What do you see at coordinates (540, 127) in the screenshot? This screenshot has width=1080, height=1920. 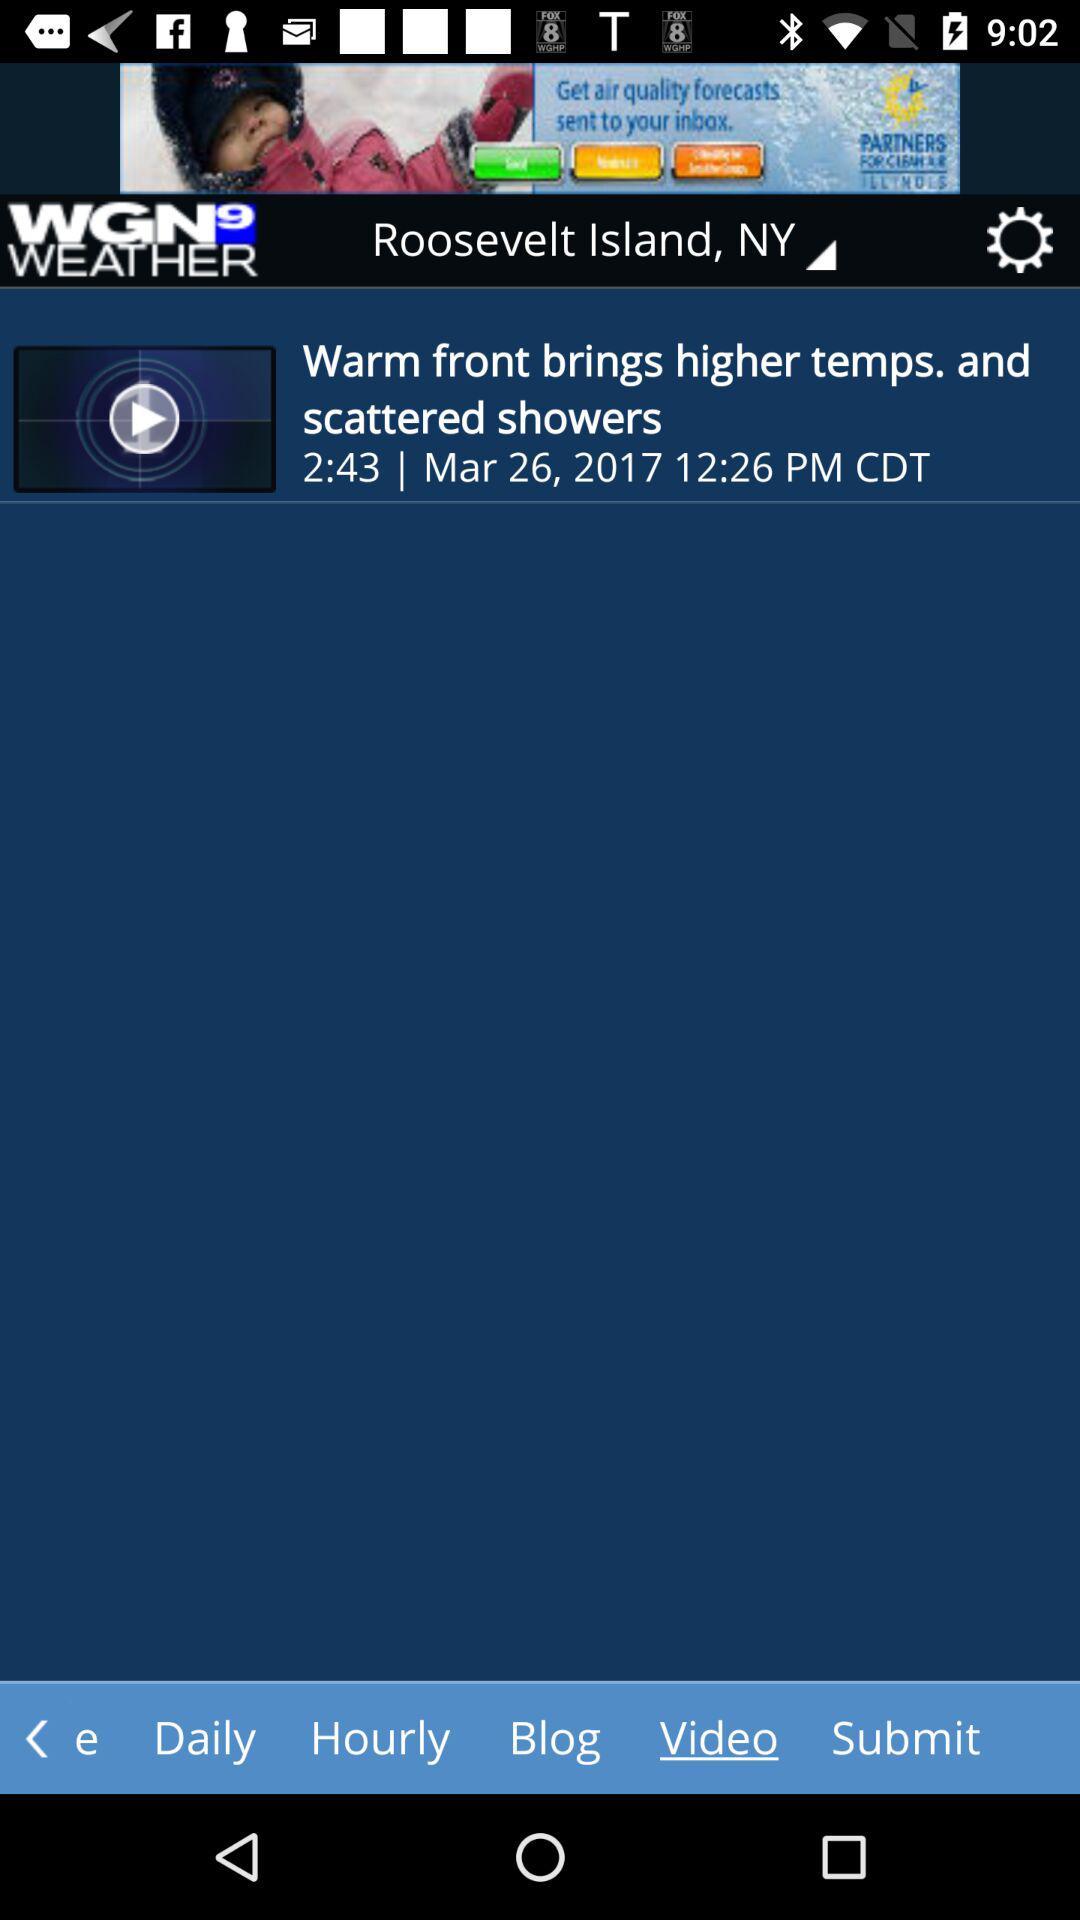 I see `advertisement website` at bounding box center [540, 127].